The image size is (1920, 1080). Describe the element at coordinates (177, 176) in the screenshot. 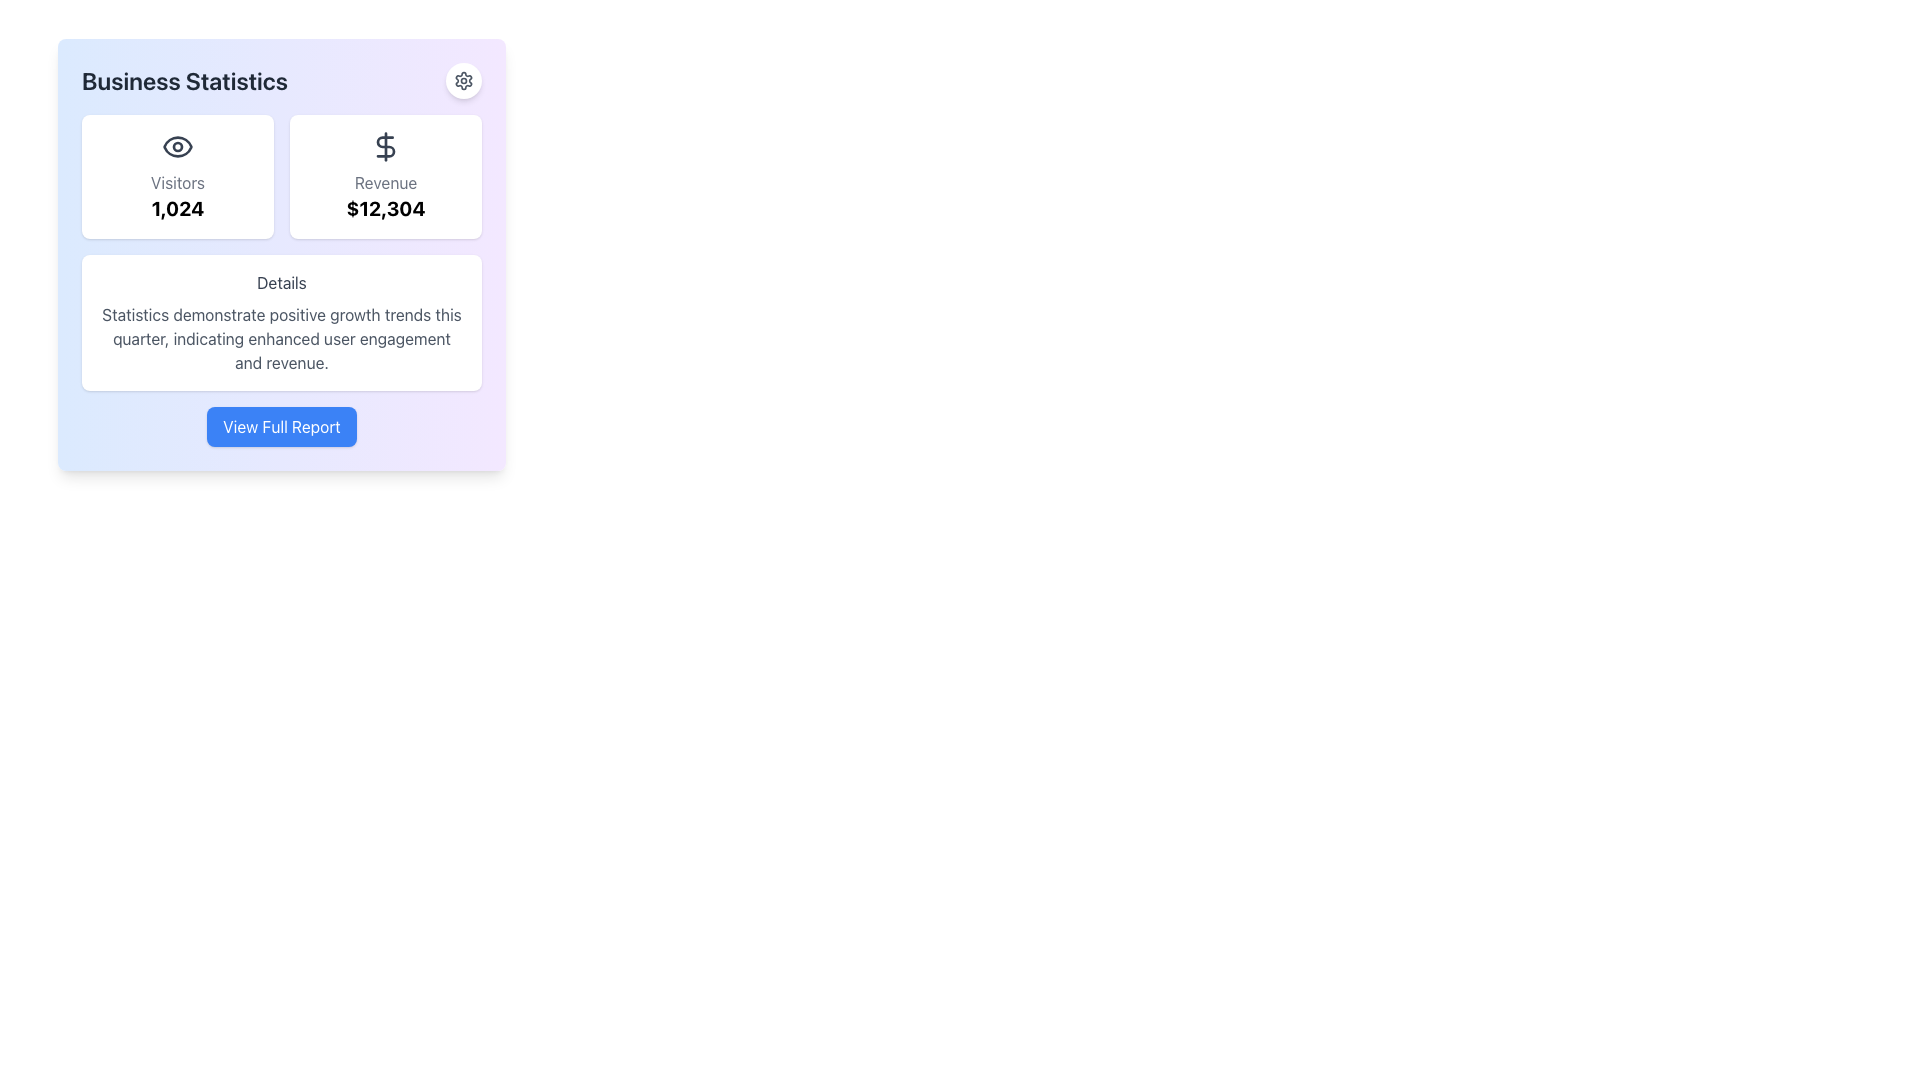

I see `the data-card component displaying 'Visitors' with an eye icon, located in the top-left cell of the grid layout` at that location.